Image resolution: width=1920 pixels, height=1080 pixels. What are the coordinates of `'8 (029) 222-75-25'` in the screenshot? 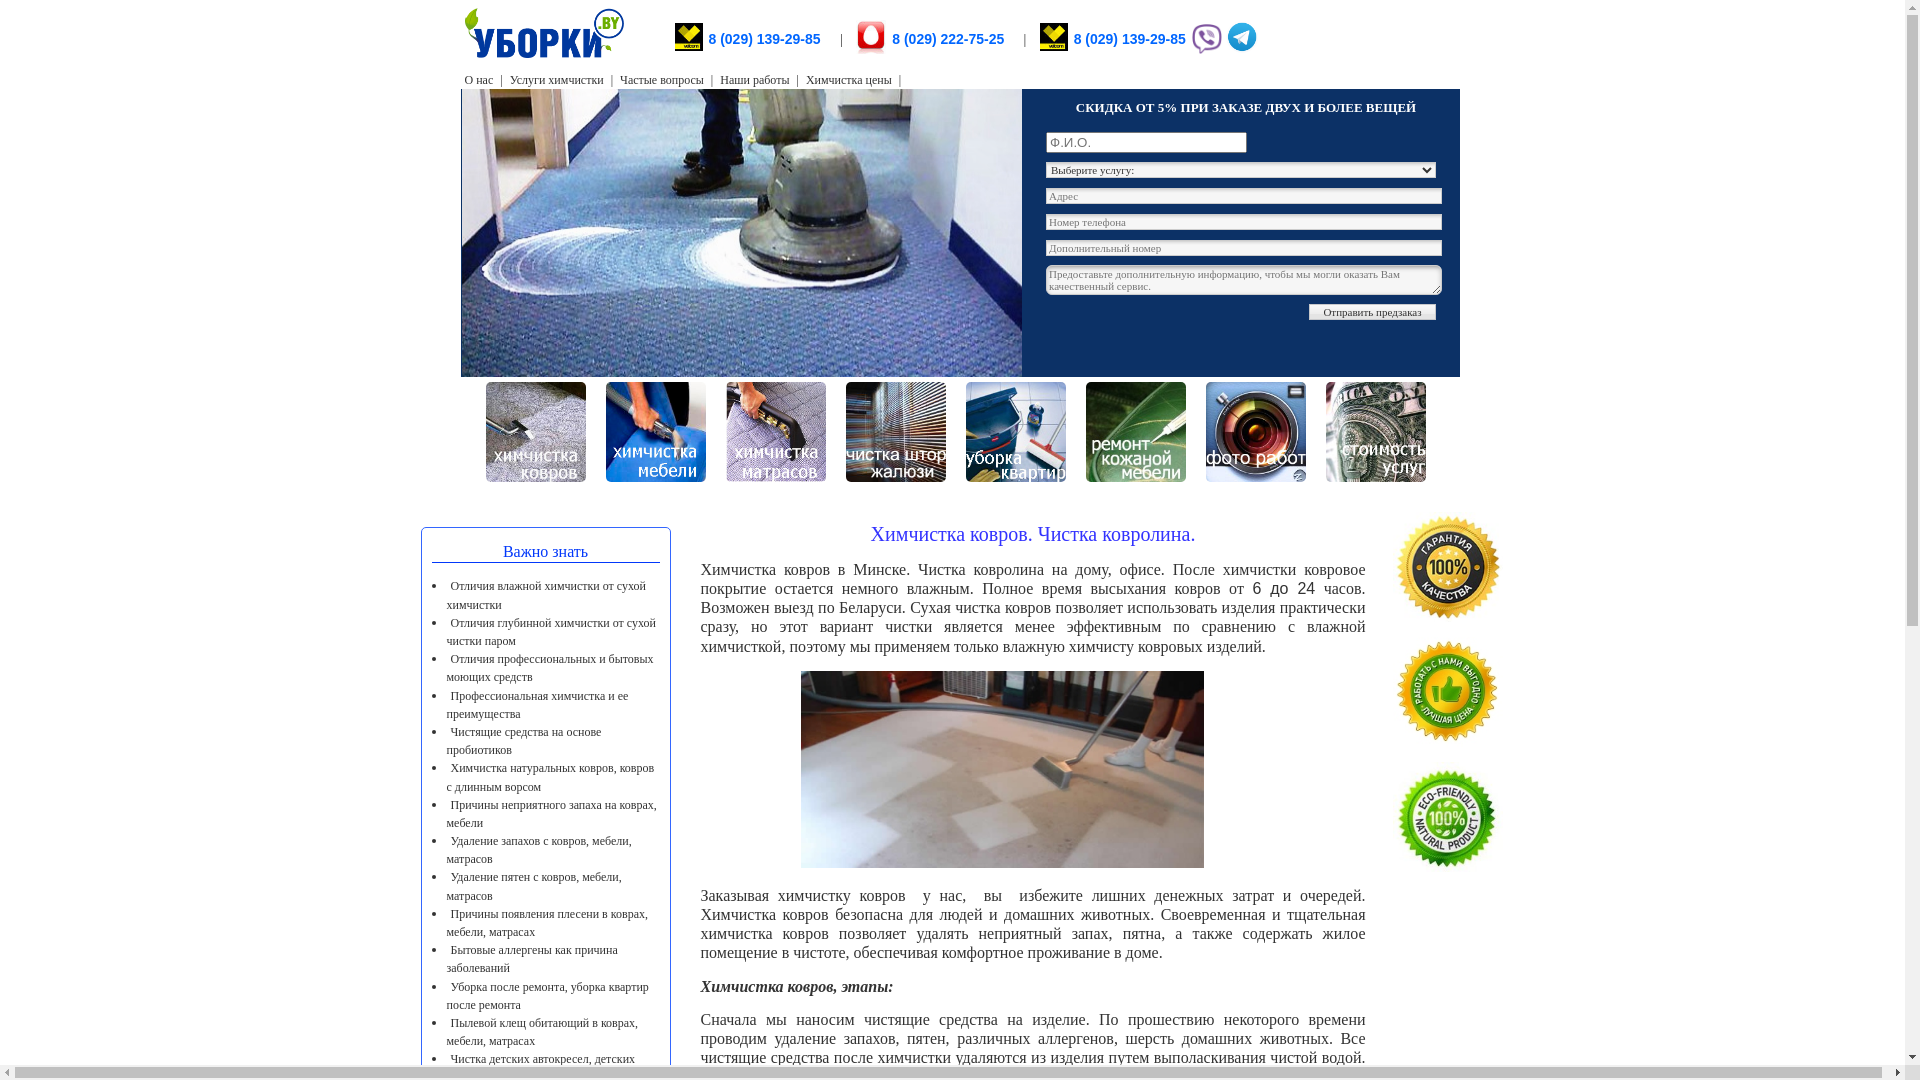 It's located at (855, 36).